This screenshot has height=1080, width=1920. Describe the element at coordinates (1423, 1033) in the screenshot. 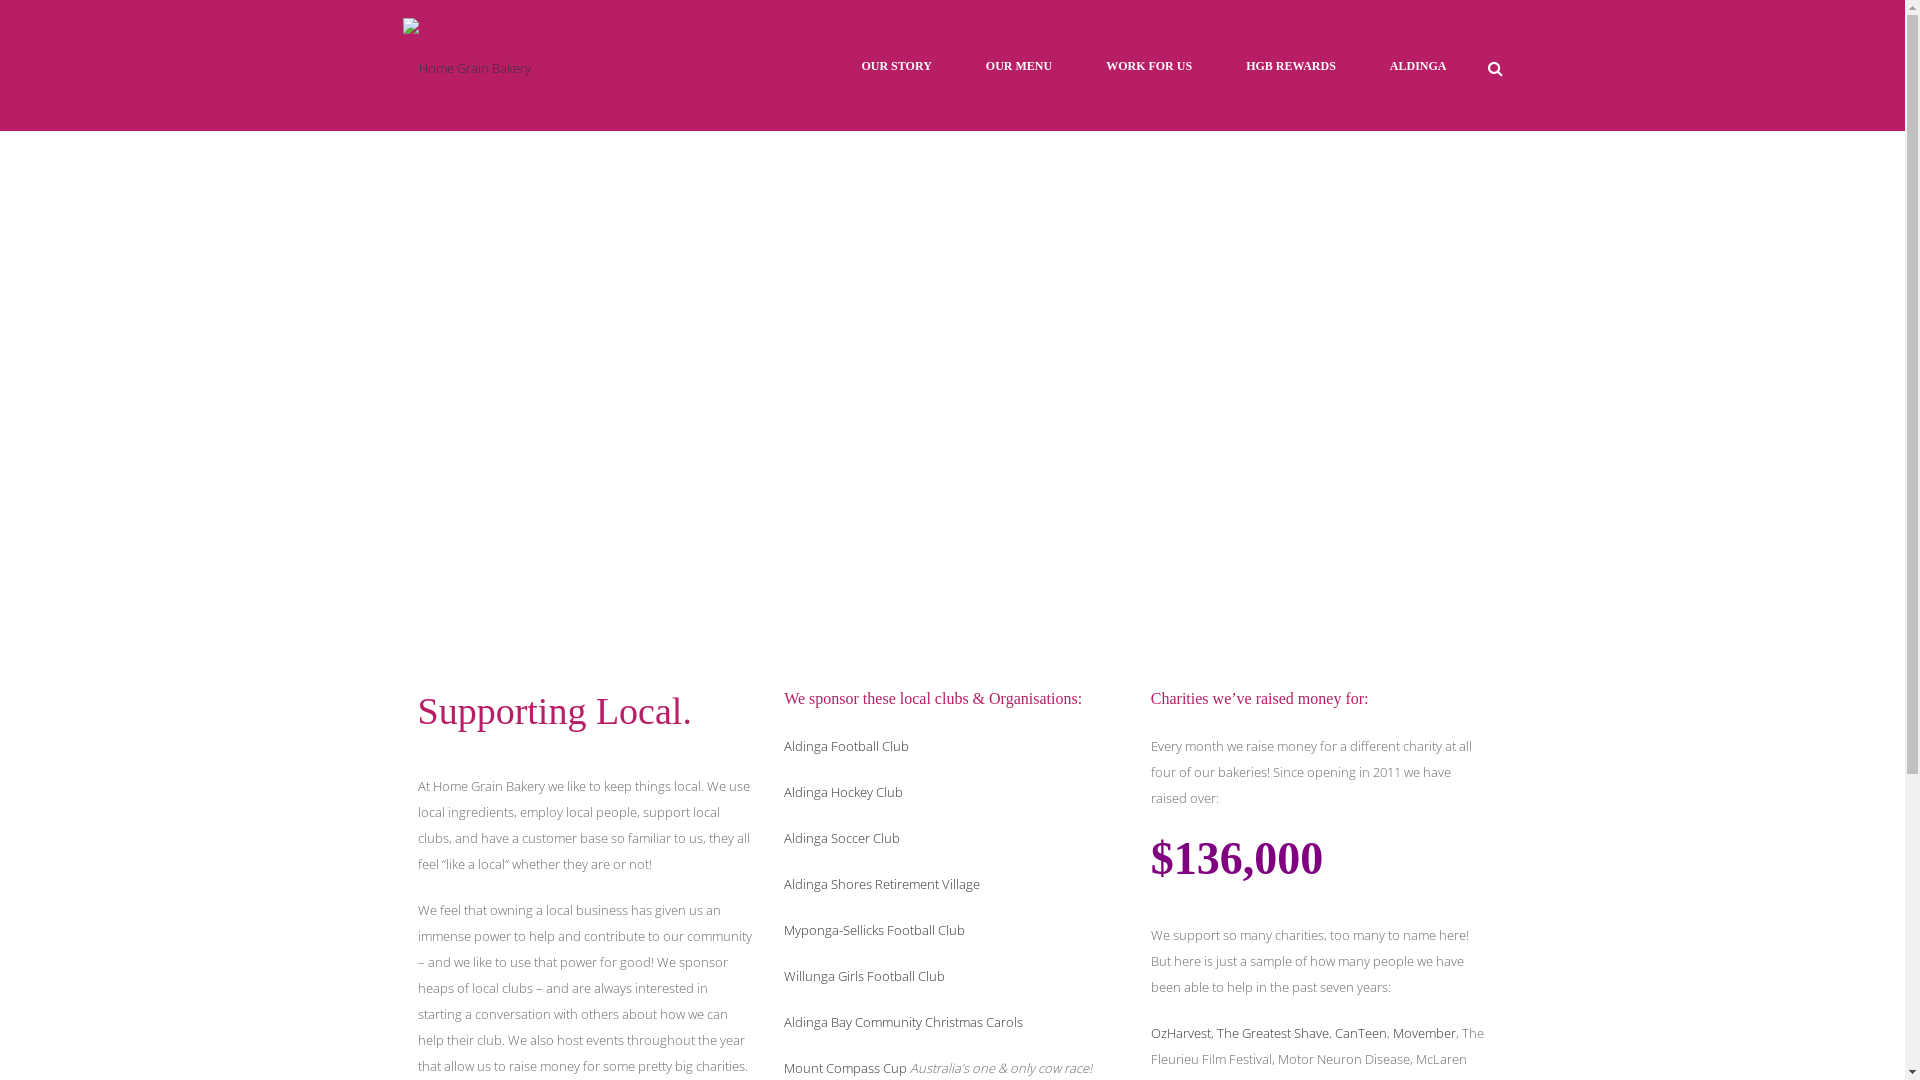

I see `'Movember'` at that location.